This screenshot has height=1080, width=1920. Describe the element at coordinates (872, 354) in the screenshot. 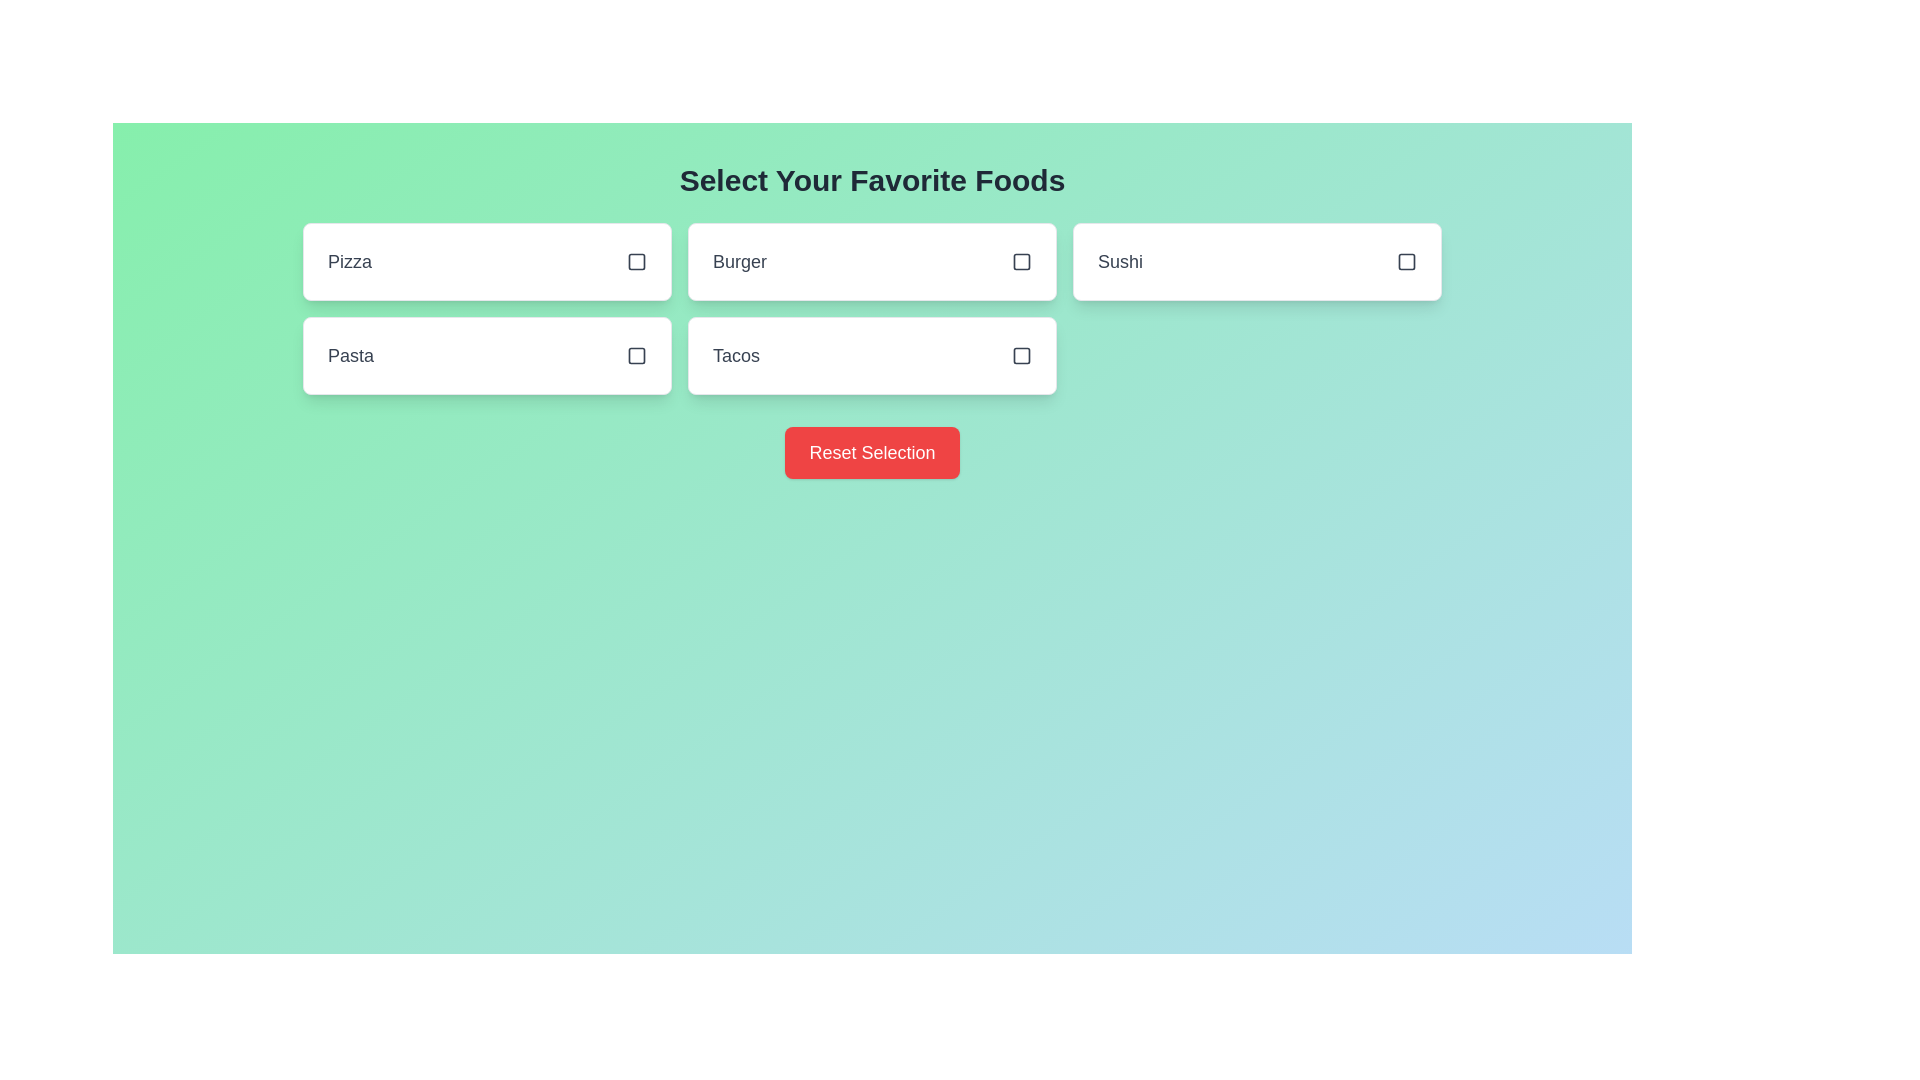

I see `the food item Tacos` at that location.